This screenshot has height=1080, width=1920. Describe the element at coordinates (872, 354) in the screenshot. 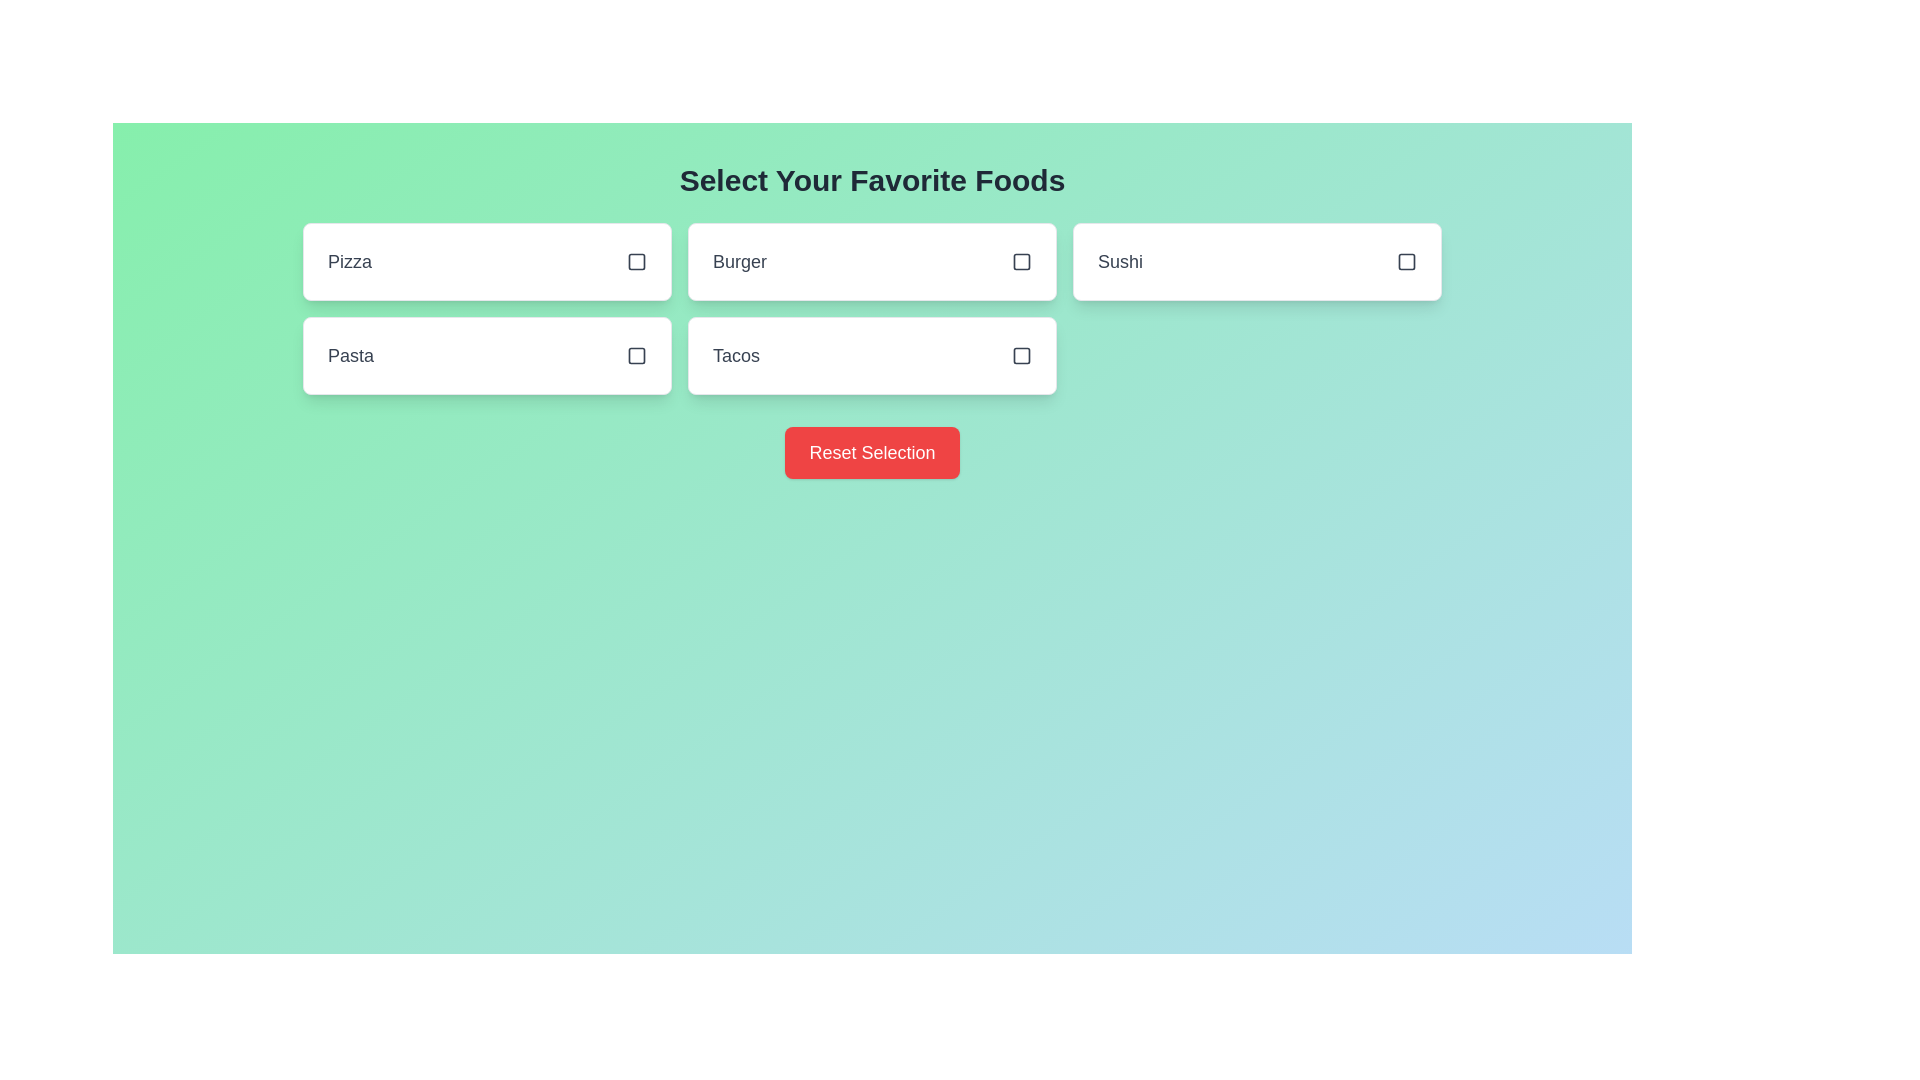

I see `the food item Tacos` at that location.